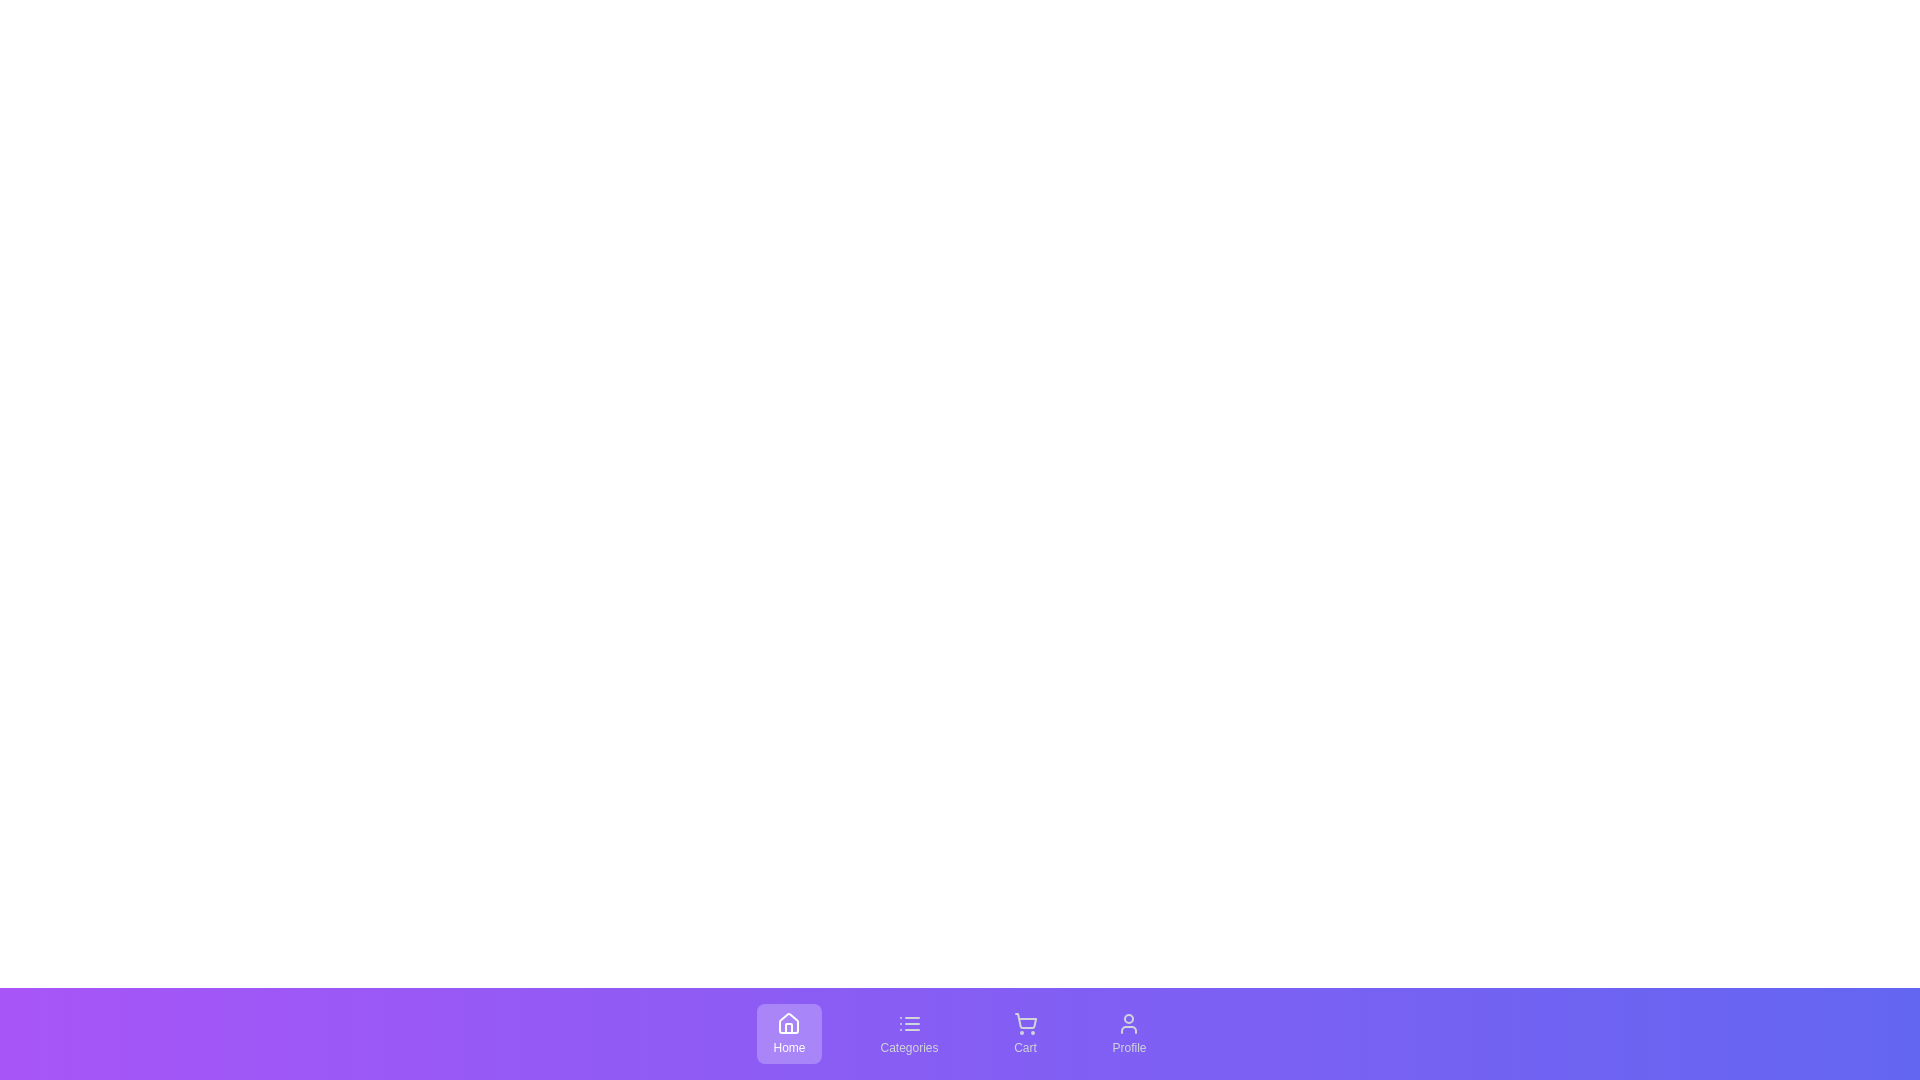 This screenshot has width=1920, height=1080. Describe the element at coordinates (788, 1033) in the screenshot. I see `the tab labeled Home to see its hover effect` at that location.